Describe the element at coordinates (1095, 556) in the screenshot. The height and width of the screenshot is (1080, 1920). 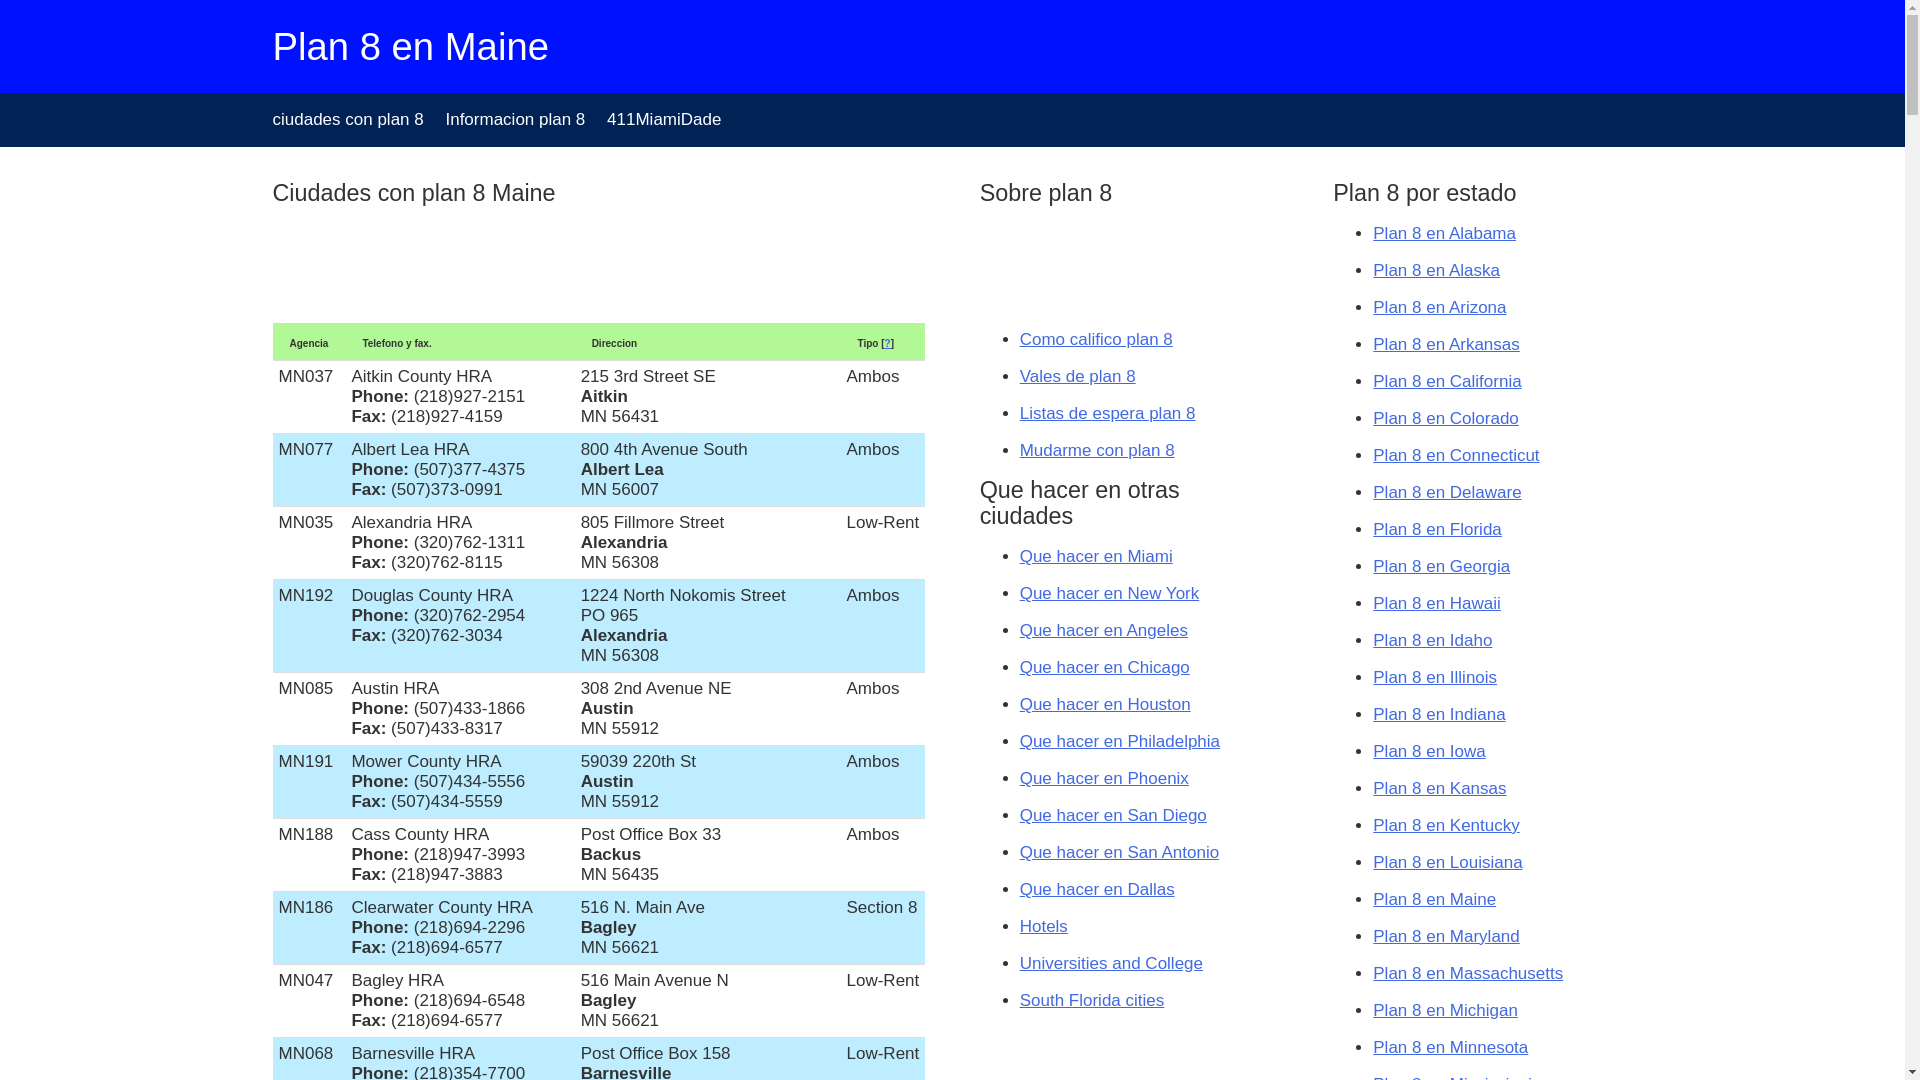
I see `'Que hacer en Miami'` at that location.